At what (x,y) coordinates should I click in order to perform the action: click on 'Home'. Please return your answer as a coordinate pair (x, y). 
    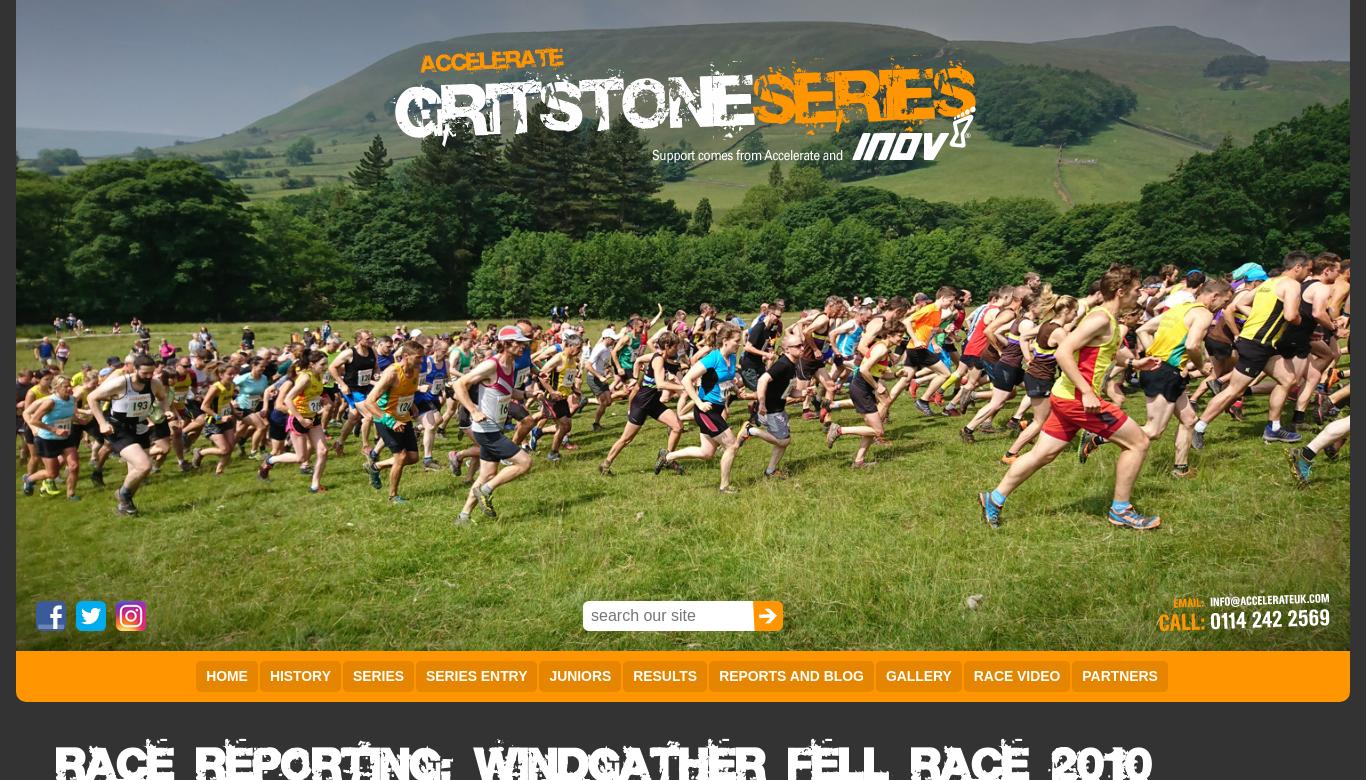
    Looking at the image, I should click on (225, 675).